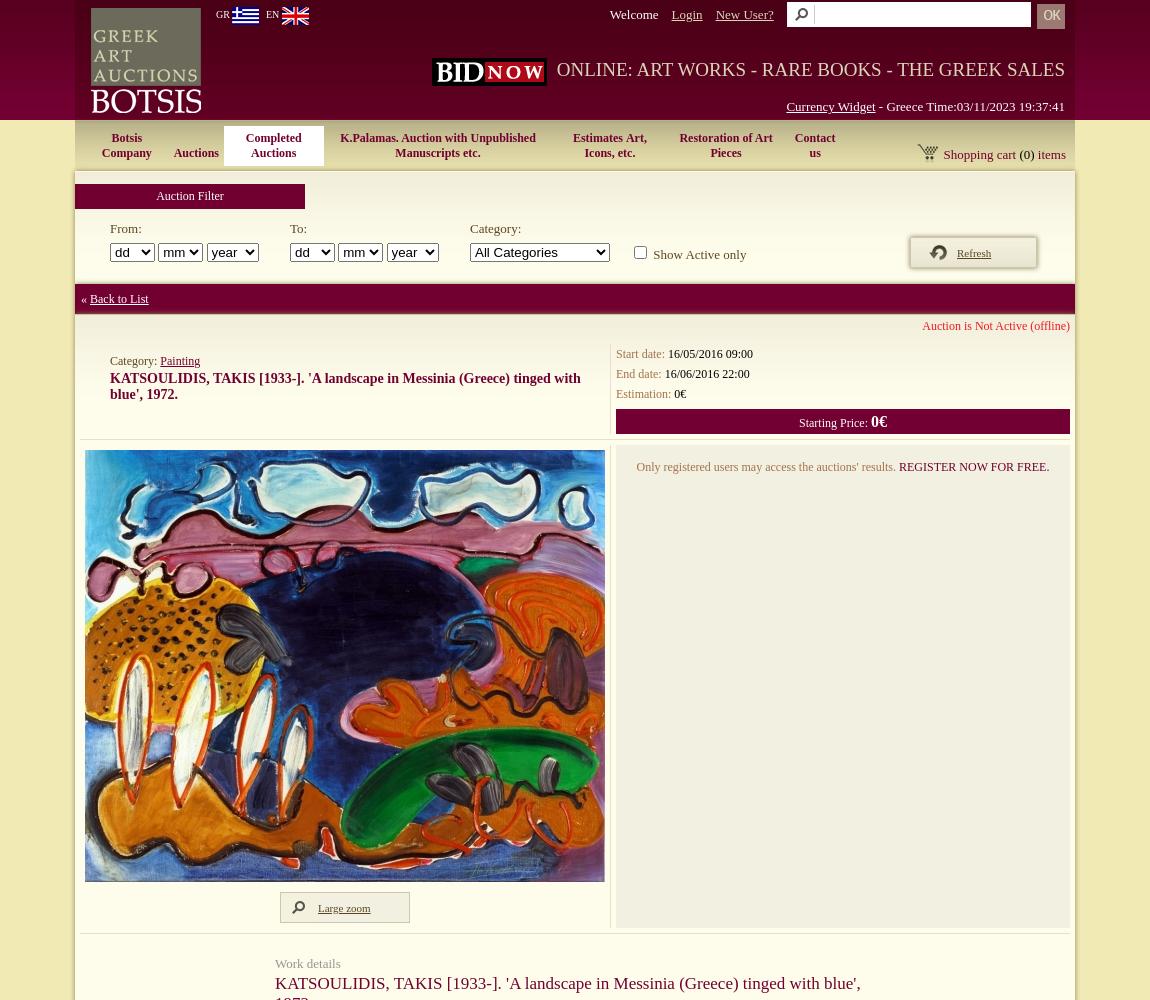 Image resolution: width=1150 pixels, height=1000 pixels. I want to click on 'Shopping cart', so click(980, 154).